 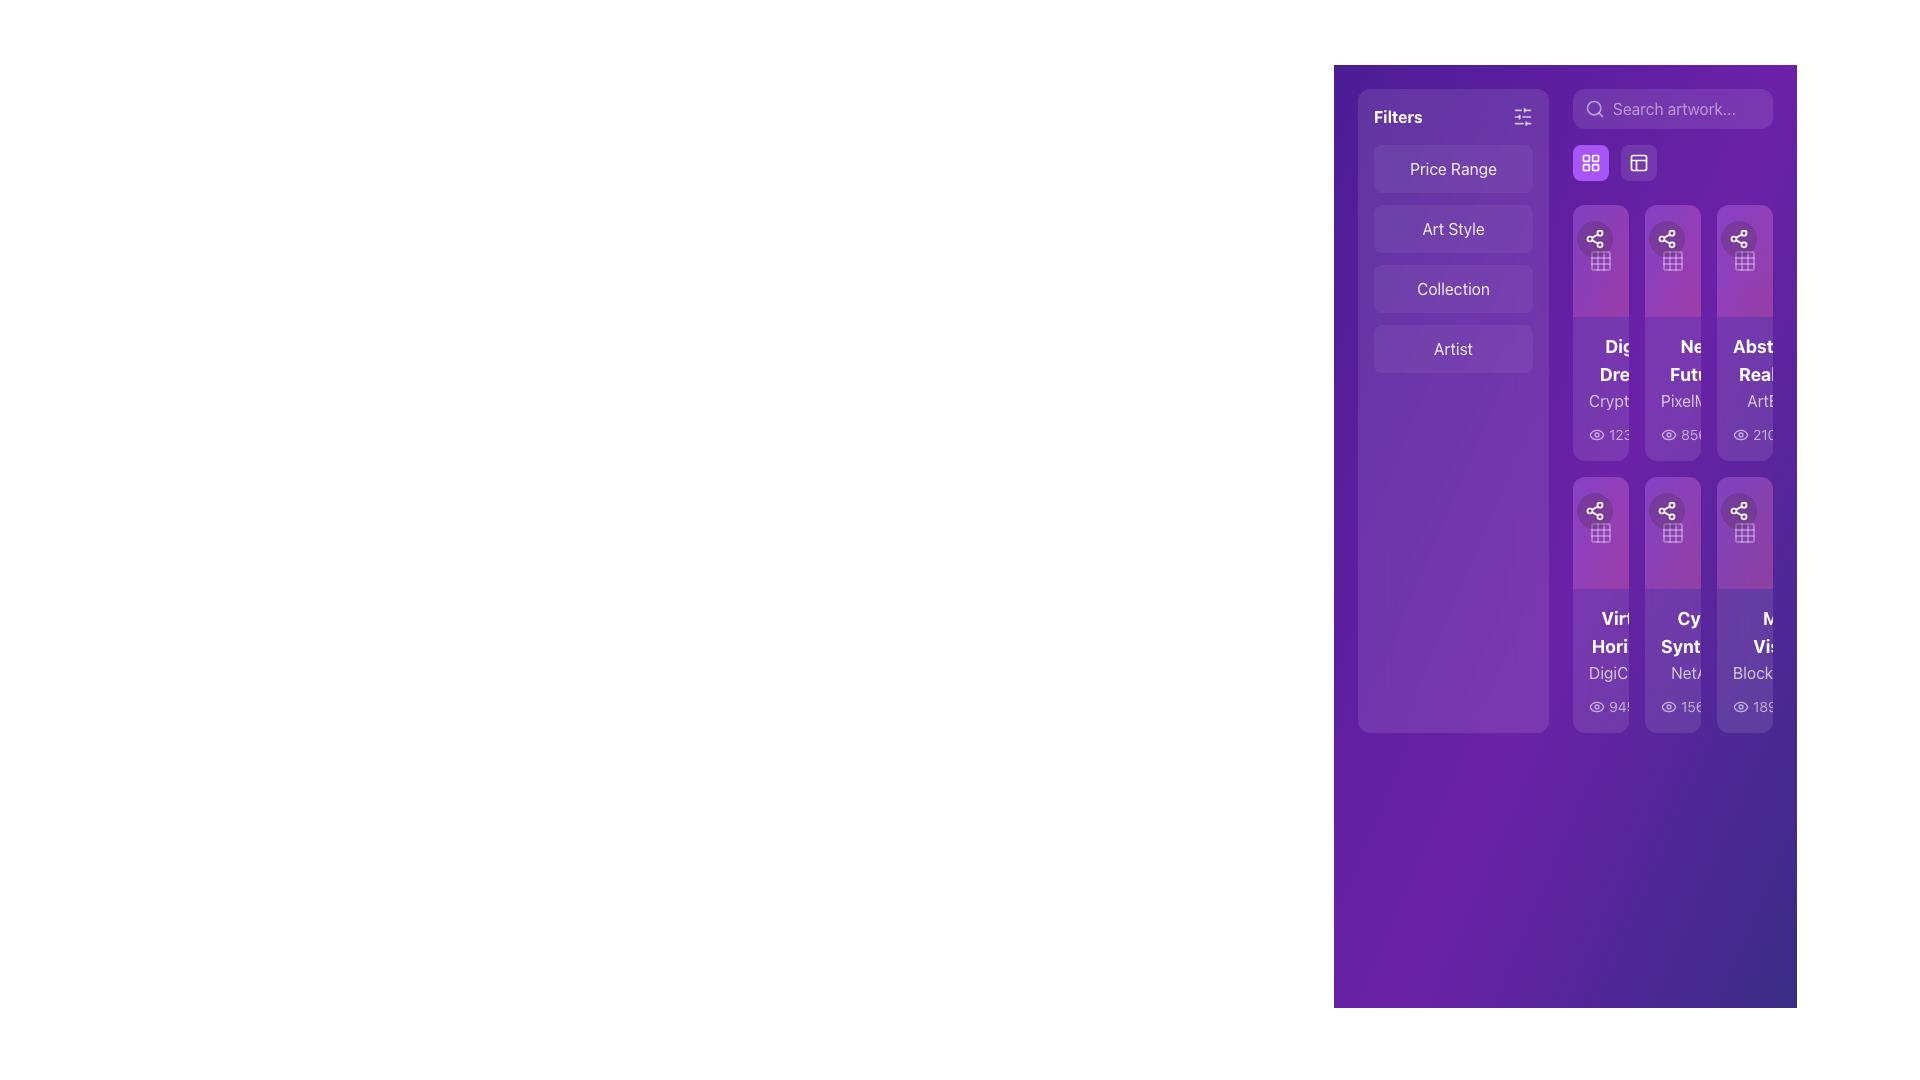 What do you see at coordinates (1770, 373) in the screenshot?
I see `the Text Label that identifies 'Abstract Realms' with the subtitle 'ArtBot', located on the third card from the top in the right section of the interface` at bounding box center [1770, 373].